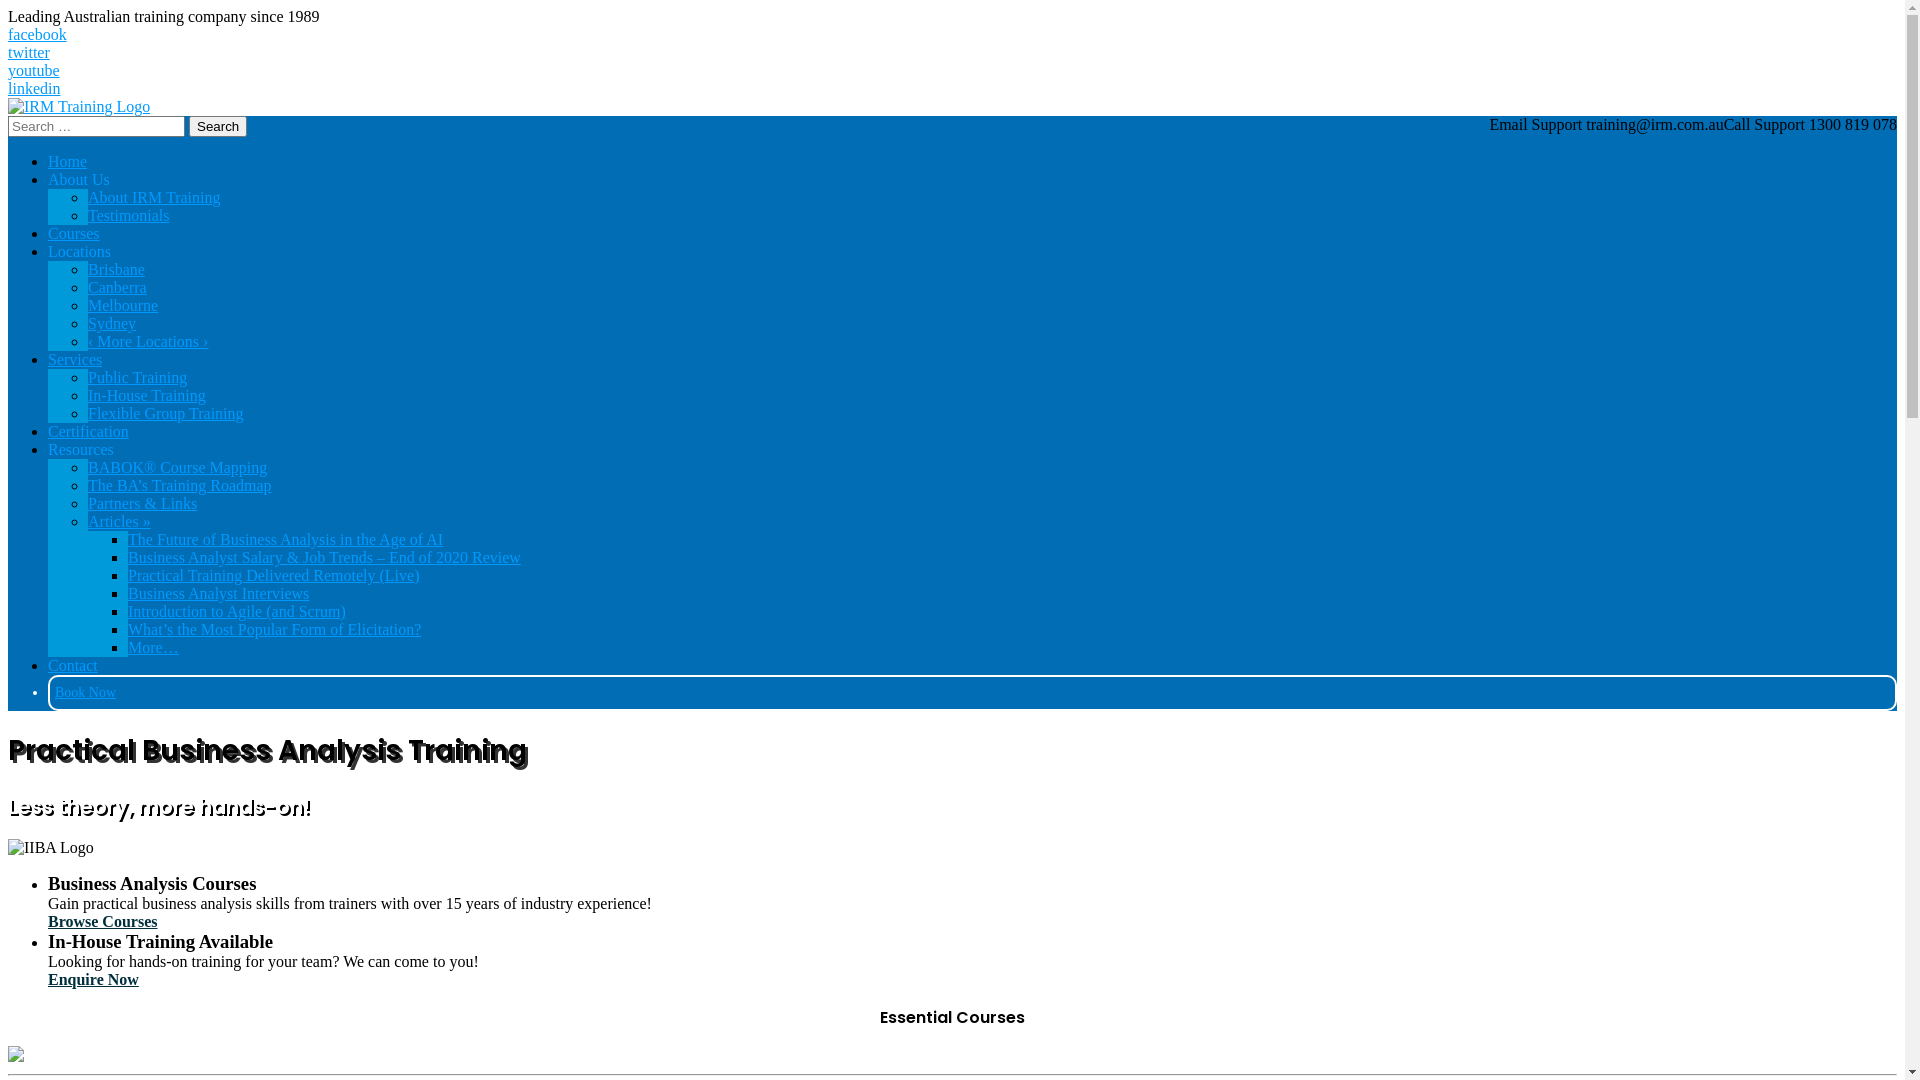 Image resolution: width=1920 pixels, height=1080 pixels. I want to click on 'Testimonials', so click(86, 215).